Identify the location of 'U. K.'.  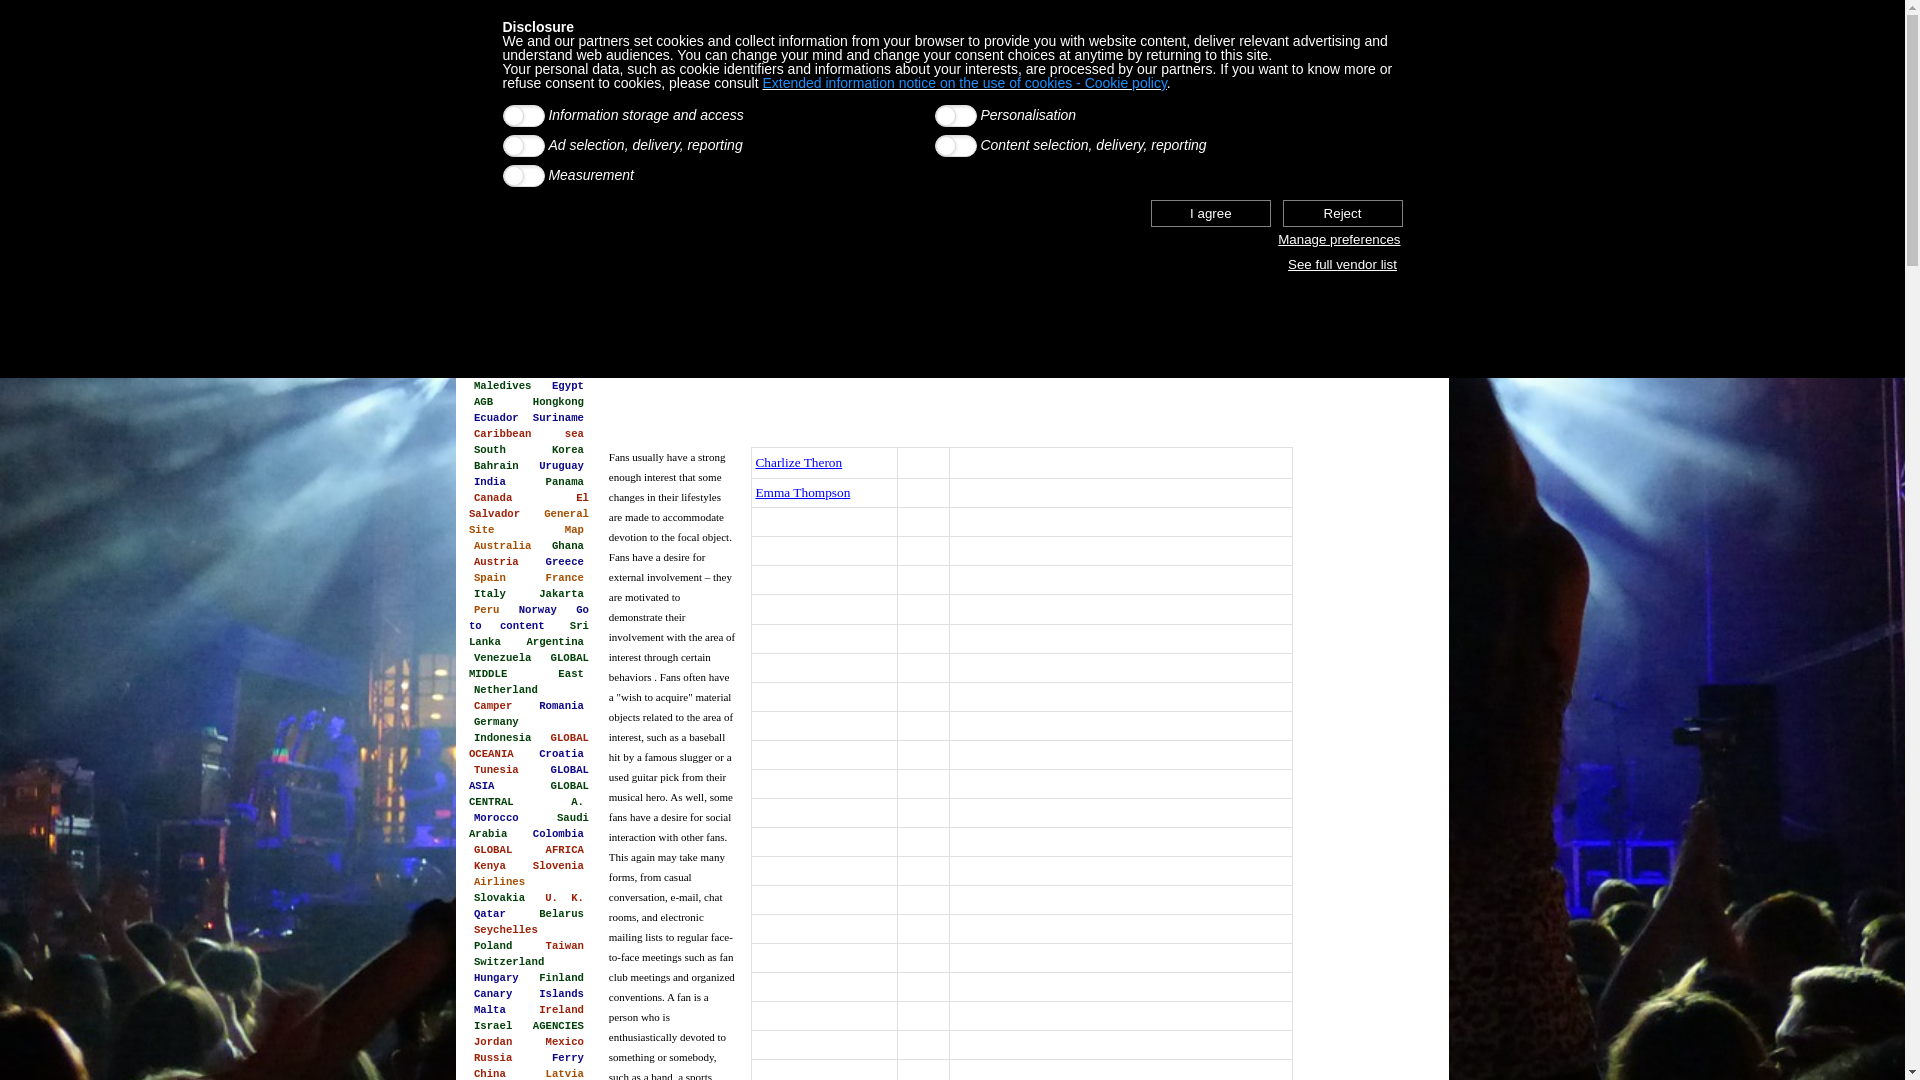
(563, 897).